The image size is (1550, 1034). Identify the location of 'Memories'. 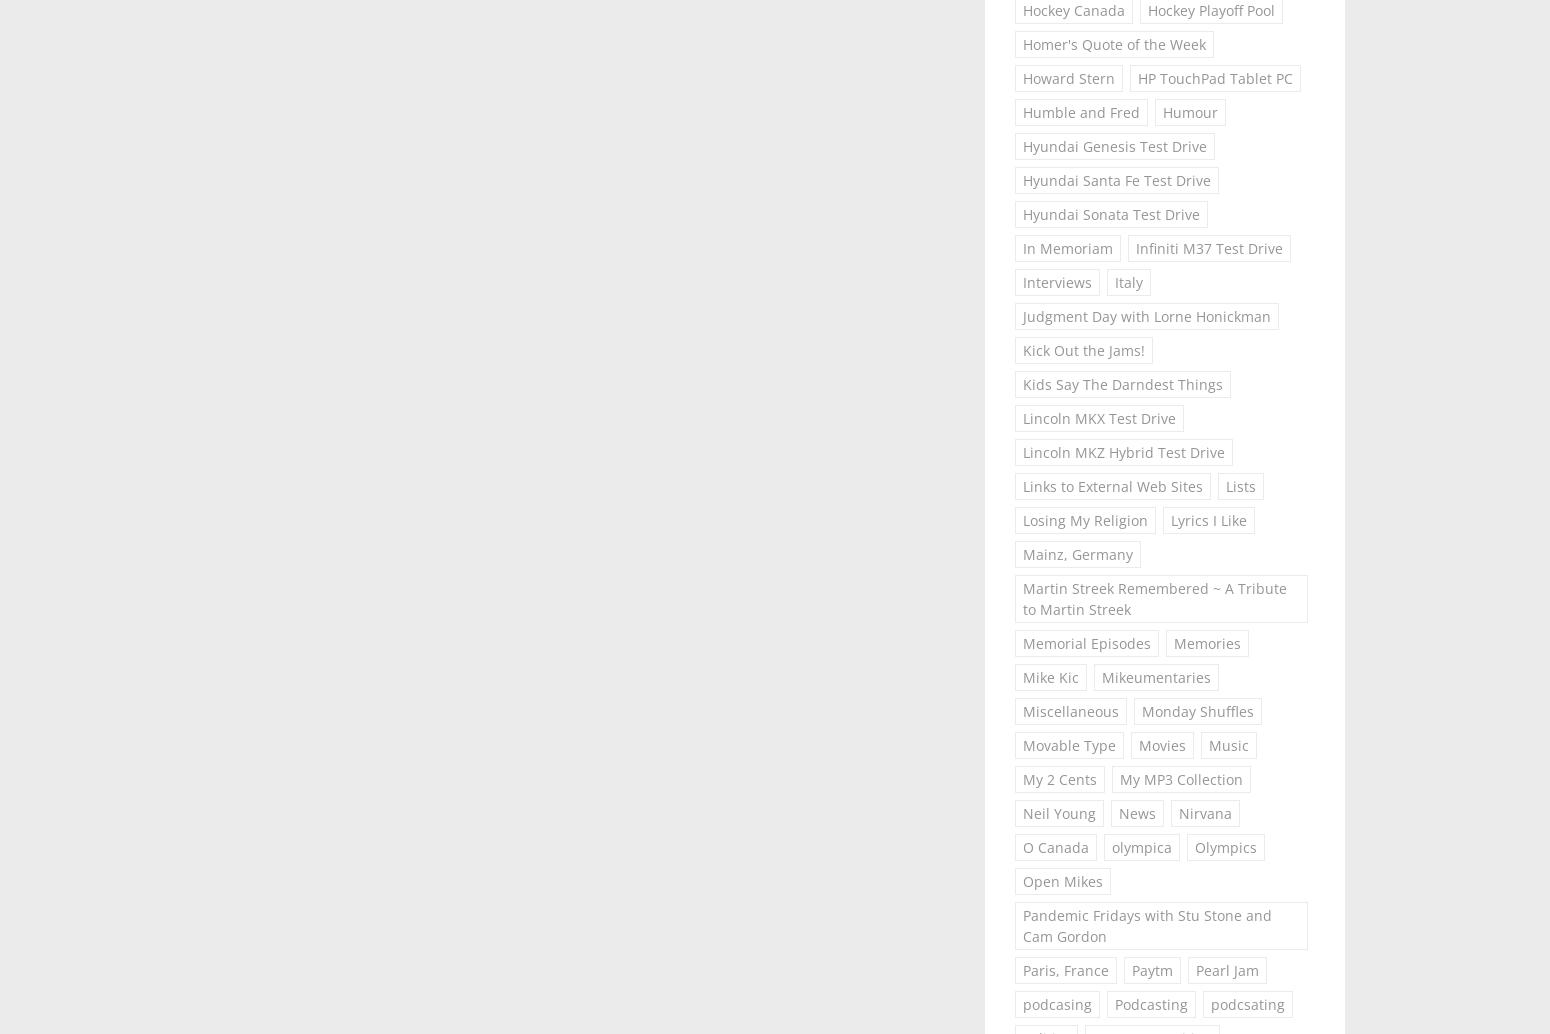
(1207, 643).